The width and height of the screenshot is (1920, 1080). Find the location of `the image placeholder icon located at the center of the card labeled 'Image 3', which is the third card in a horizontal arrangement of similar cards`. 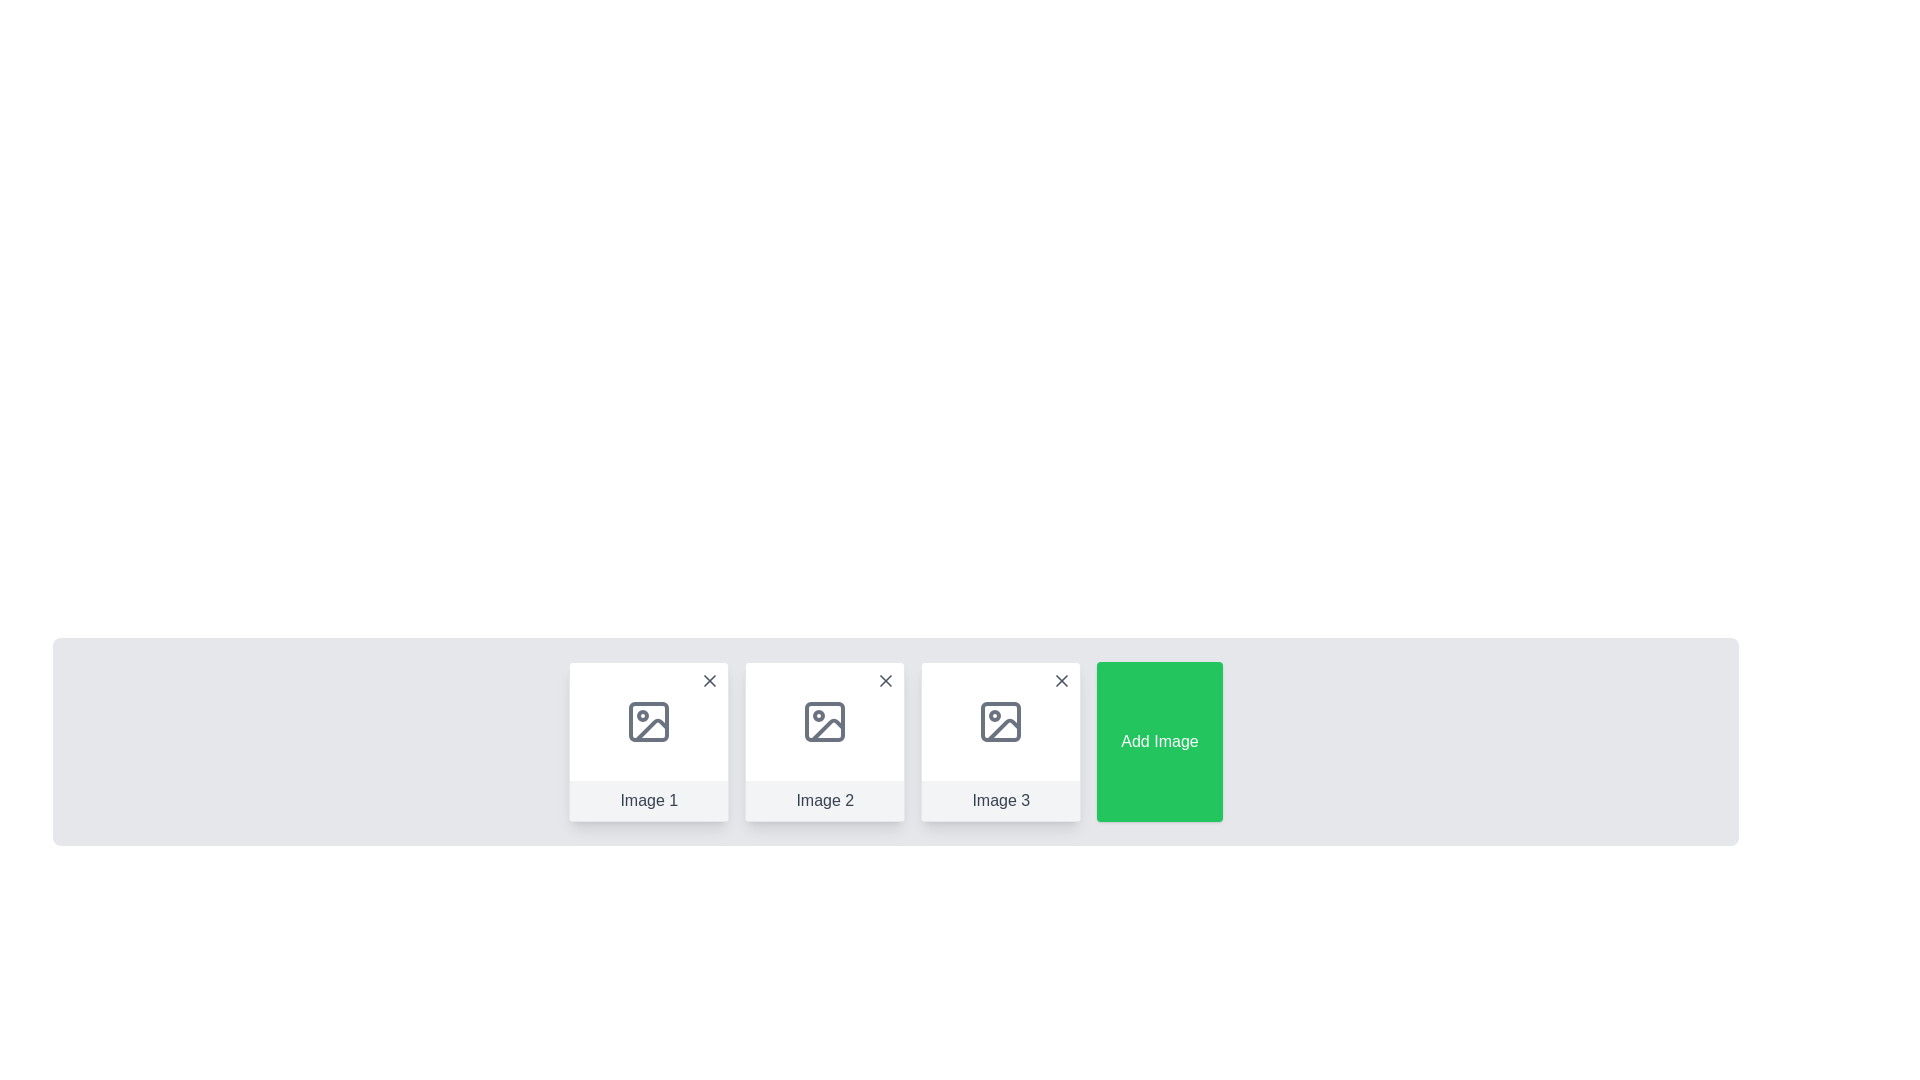

the image placeholder icon located at the center of the card labeled 'Image 3', which is the third card in a horizontal arrangement of similar cards is located at coordinates (1001, 721).